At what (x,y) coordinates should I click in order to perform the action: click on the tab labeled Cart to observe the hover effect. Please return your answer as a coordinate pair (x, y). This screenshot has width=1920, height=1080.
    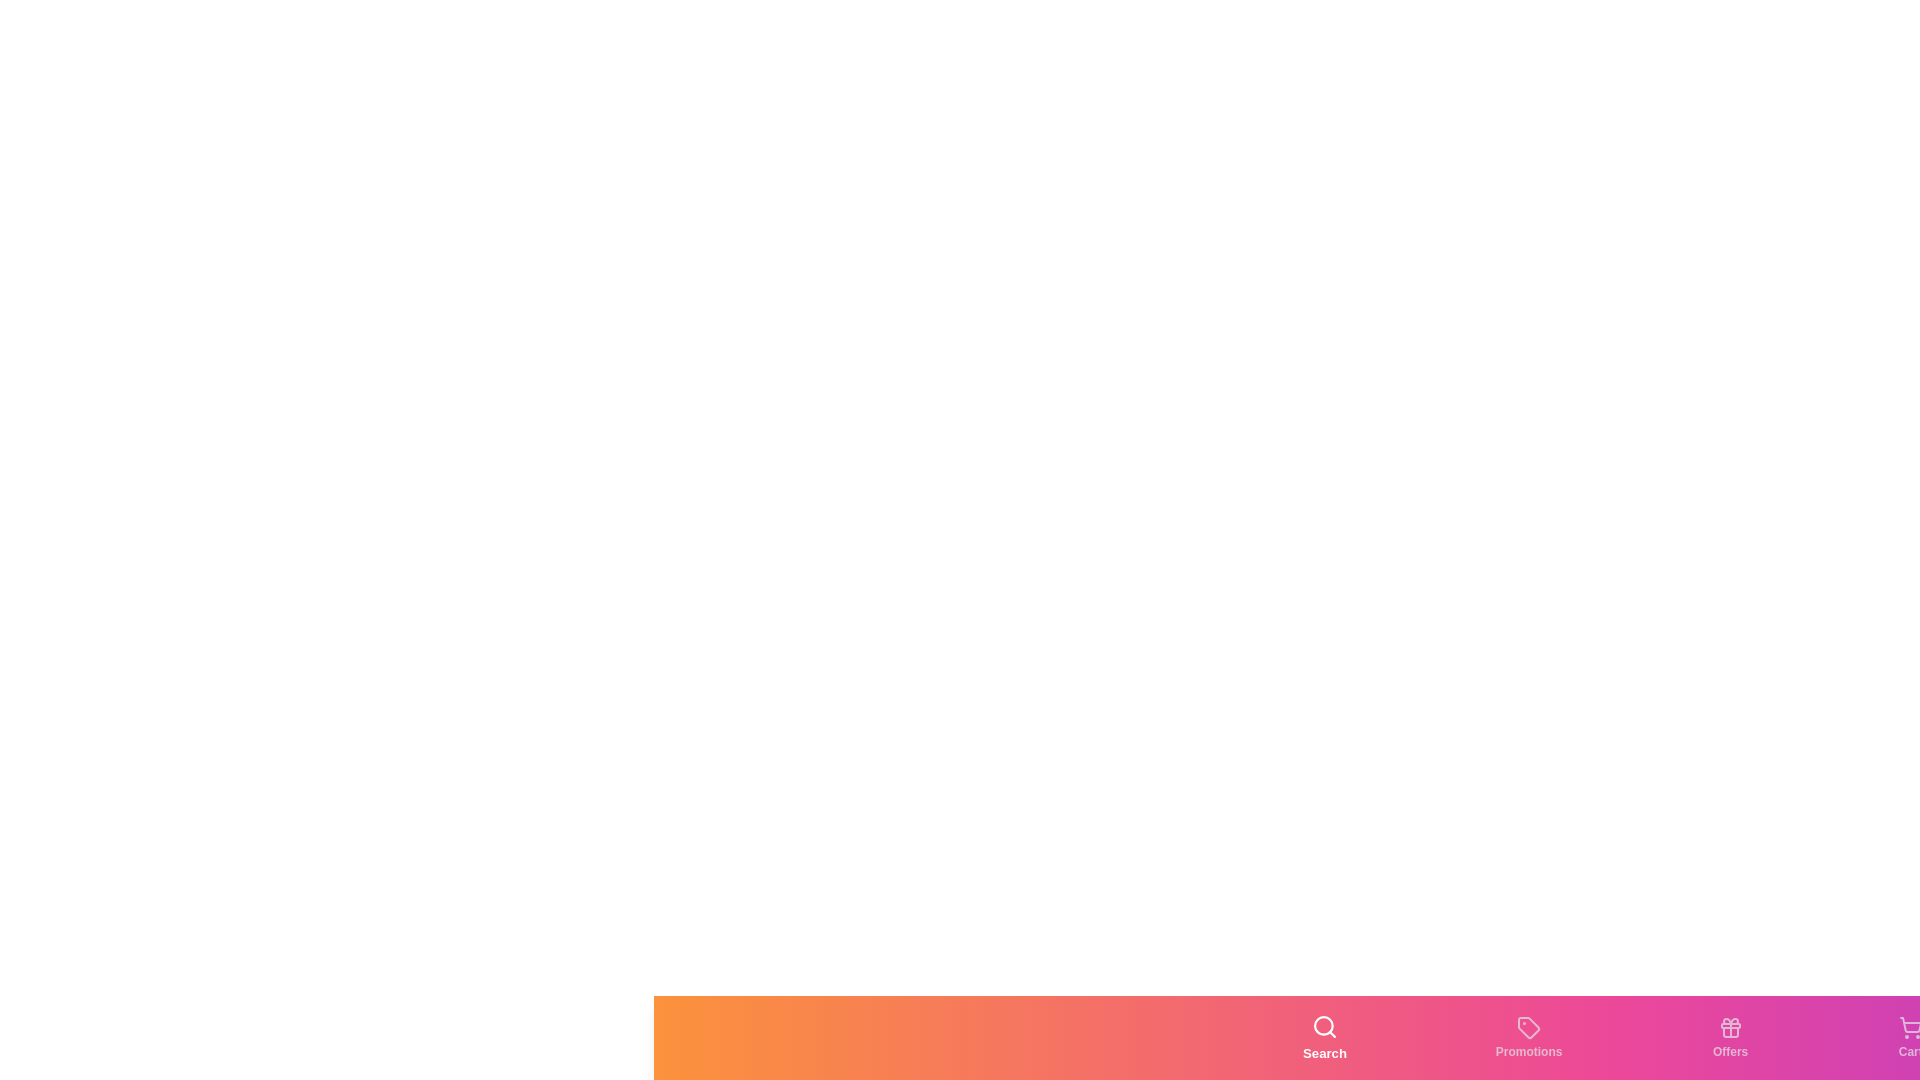
    Looking at the image, I should click on (1909, 1036).